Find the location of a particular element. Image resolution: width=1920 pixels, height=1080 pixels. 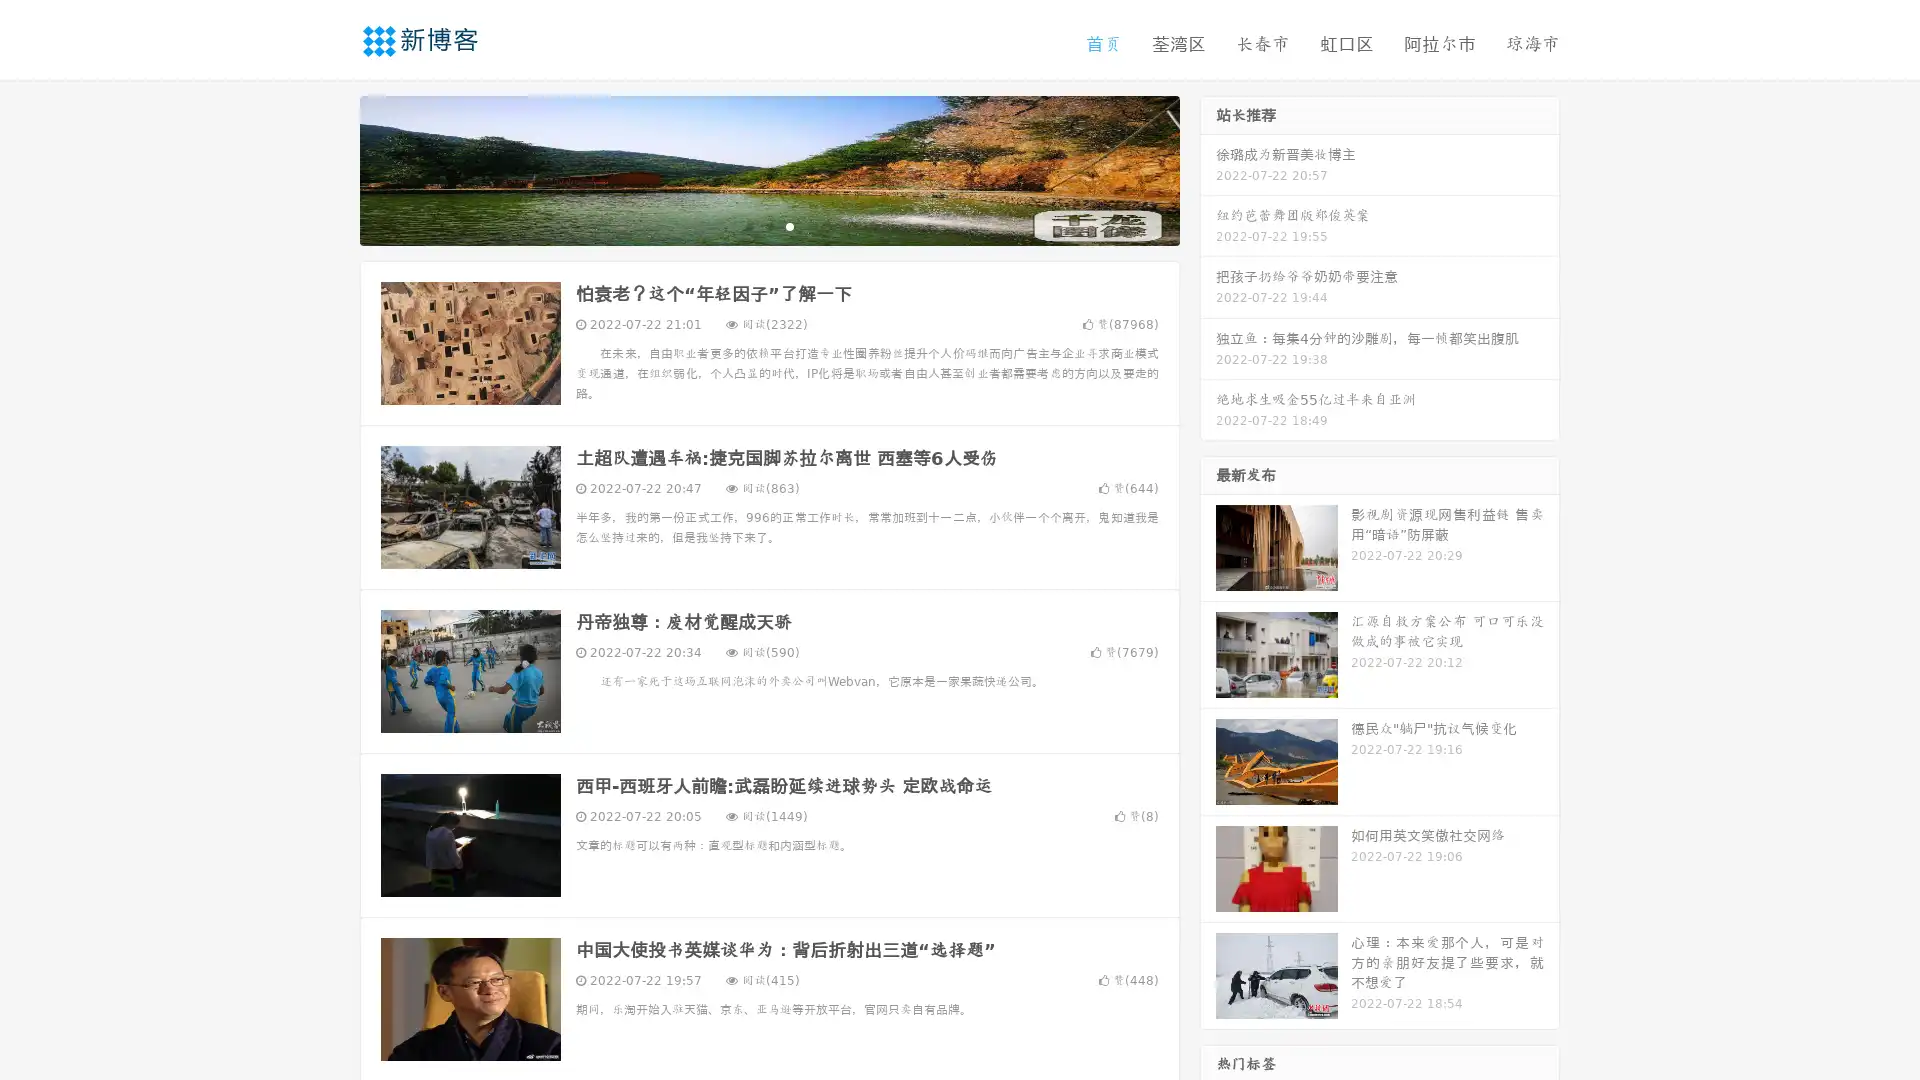

Previous slide is located at coordinates (330, 168).